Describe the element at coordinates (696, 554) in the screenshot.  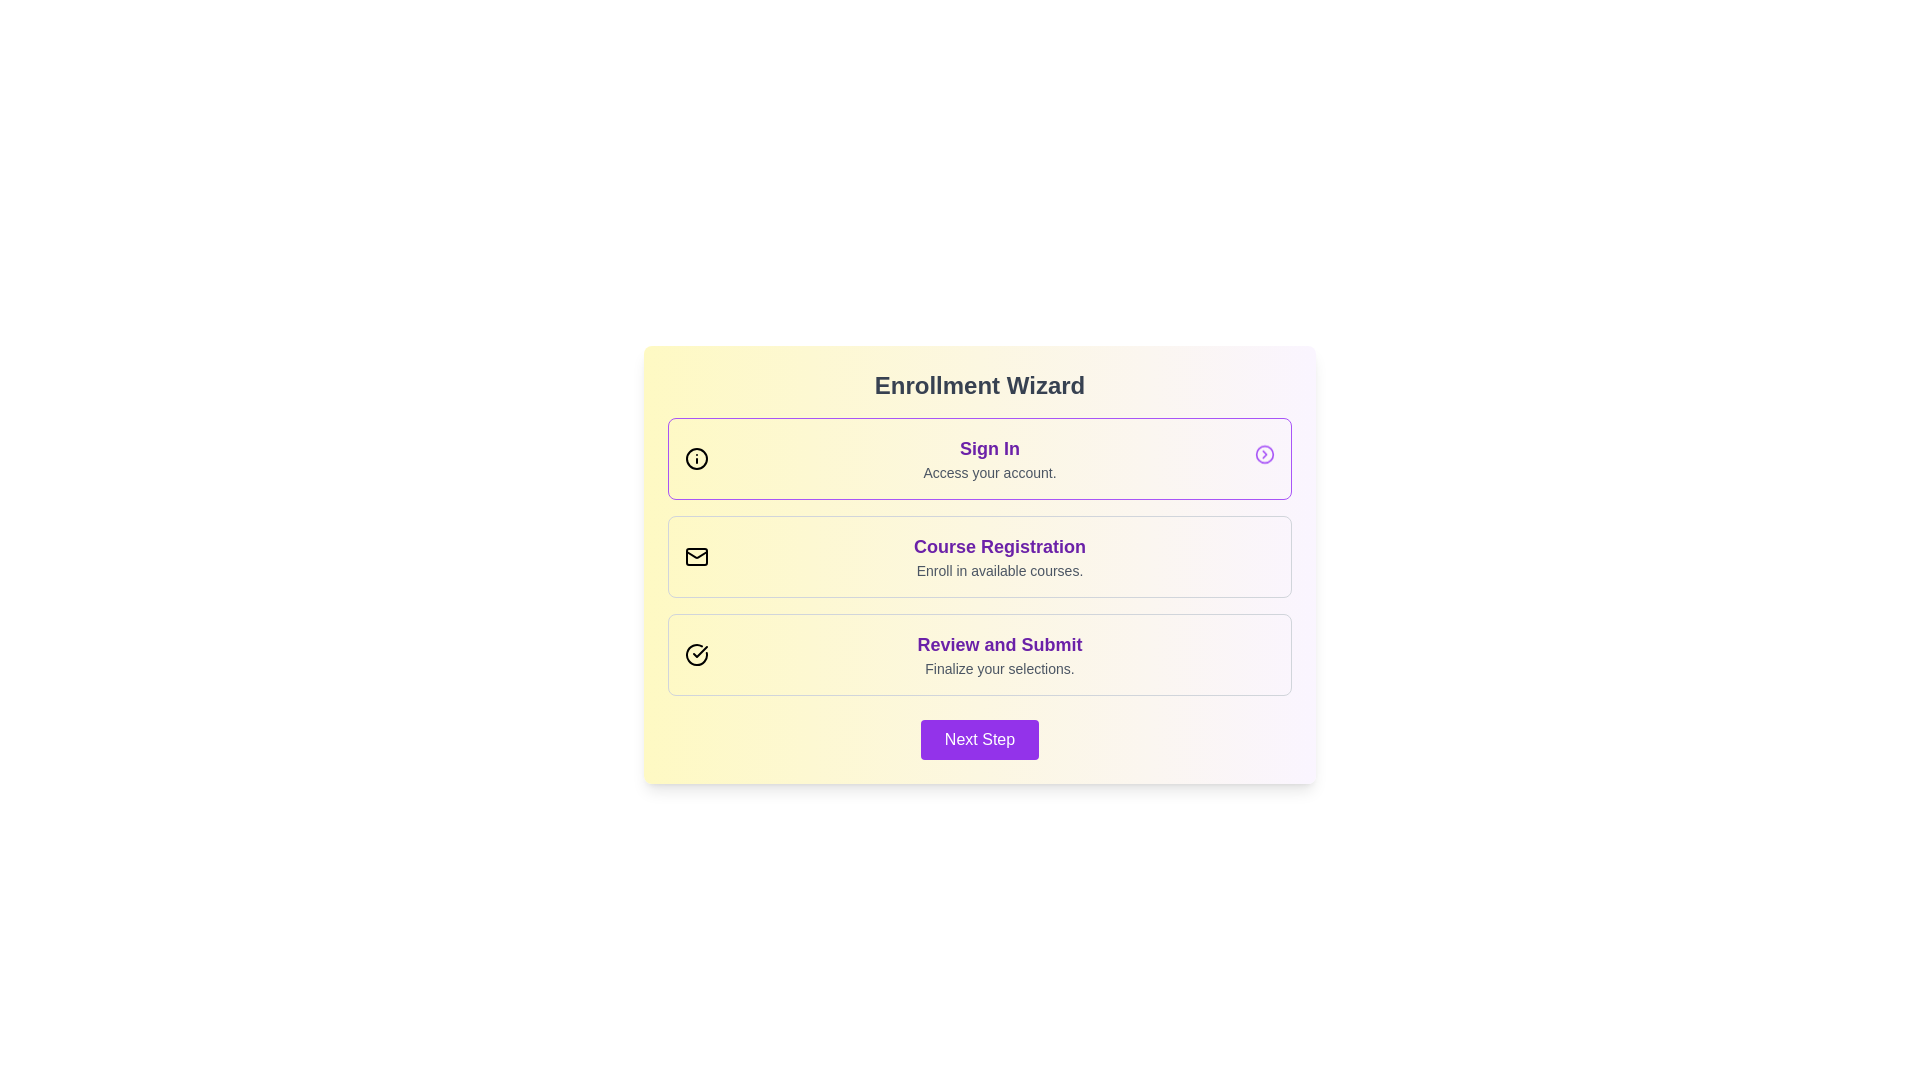
I see `the envelope icon representing email or messages in the 'Course Registration' section` at that location.